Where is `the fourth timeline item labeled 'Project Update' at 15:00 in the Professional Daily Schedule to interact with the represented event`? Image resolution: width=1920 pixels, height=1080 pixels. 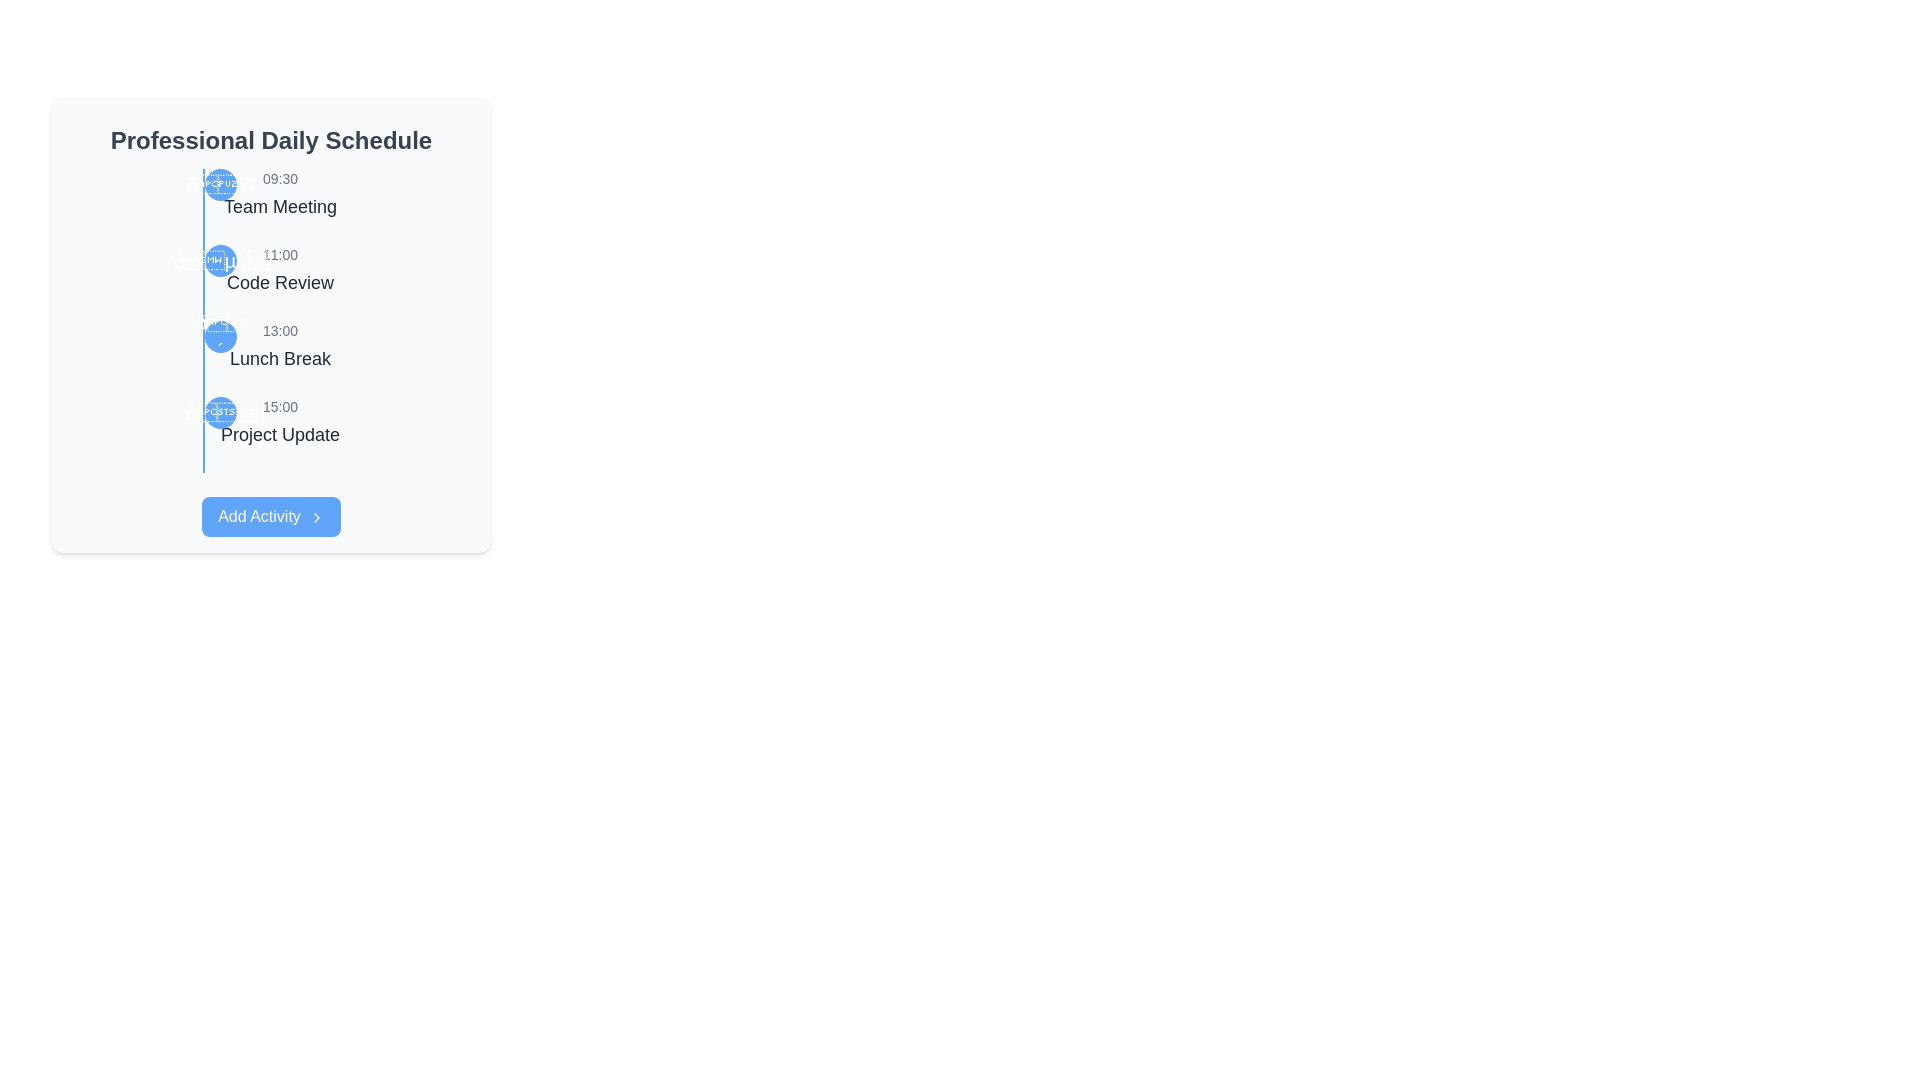
the fourth timeline item labeled 'Project Update' at 15:00 in the Professional Daily Schedule to interact with the represented event is located at coordinates (279, 422).